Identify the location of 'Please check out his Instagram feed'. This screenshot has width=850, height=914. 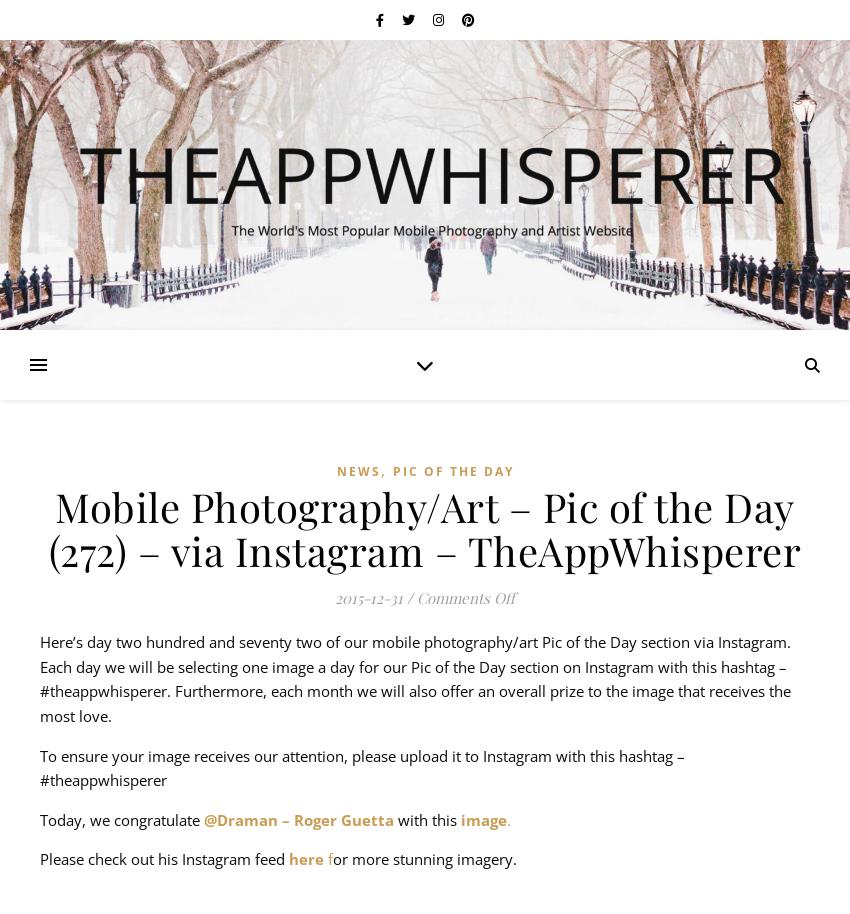
(162, 858).